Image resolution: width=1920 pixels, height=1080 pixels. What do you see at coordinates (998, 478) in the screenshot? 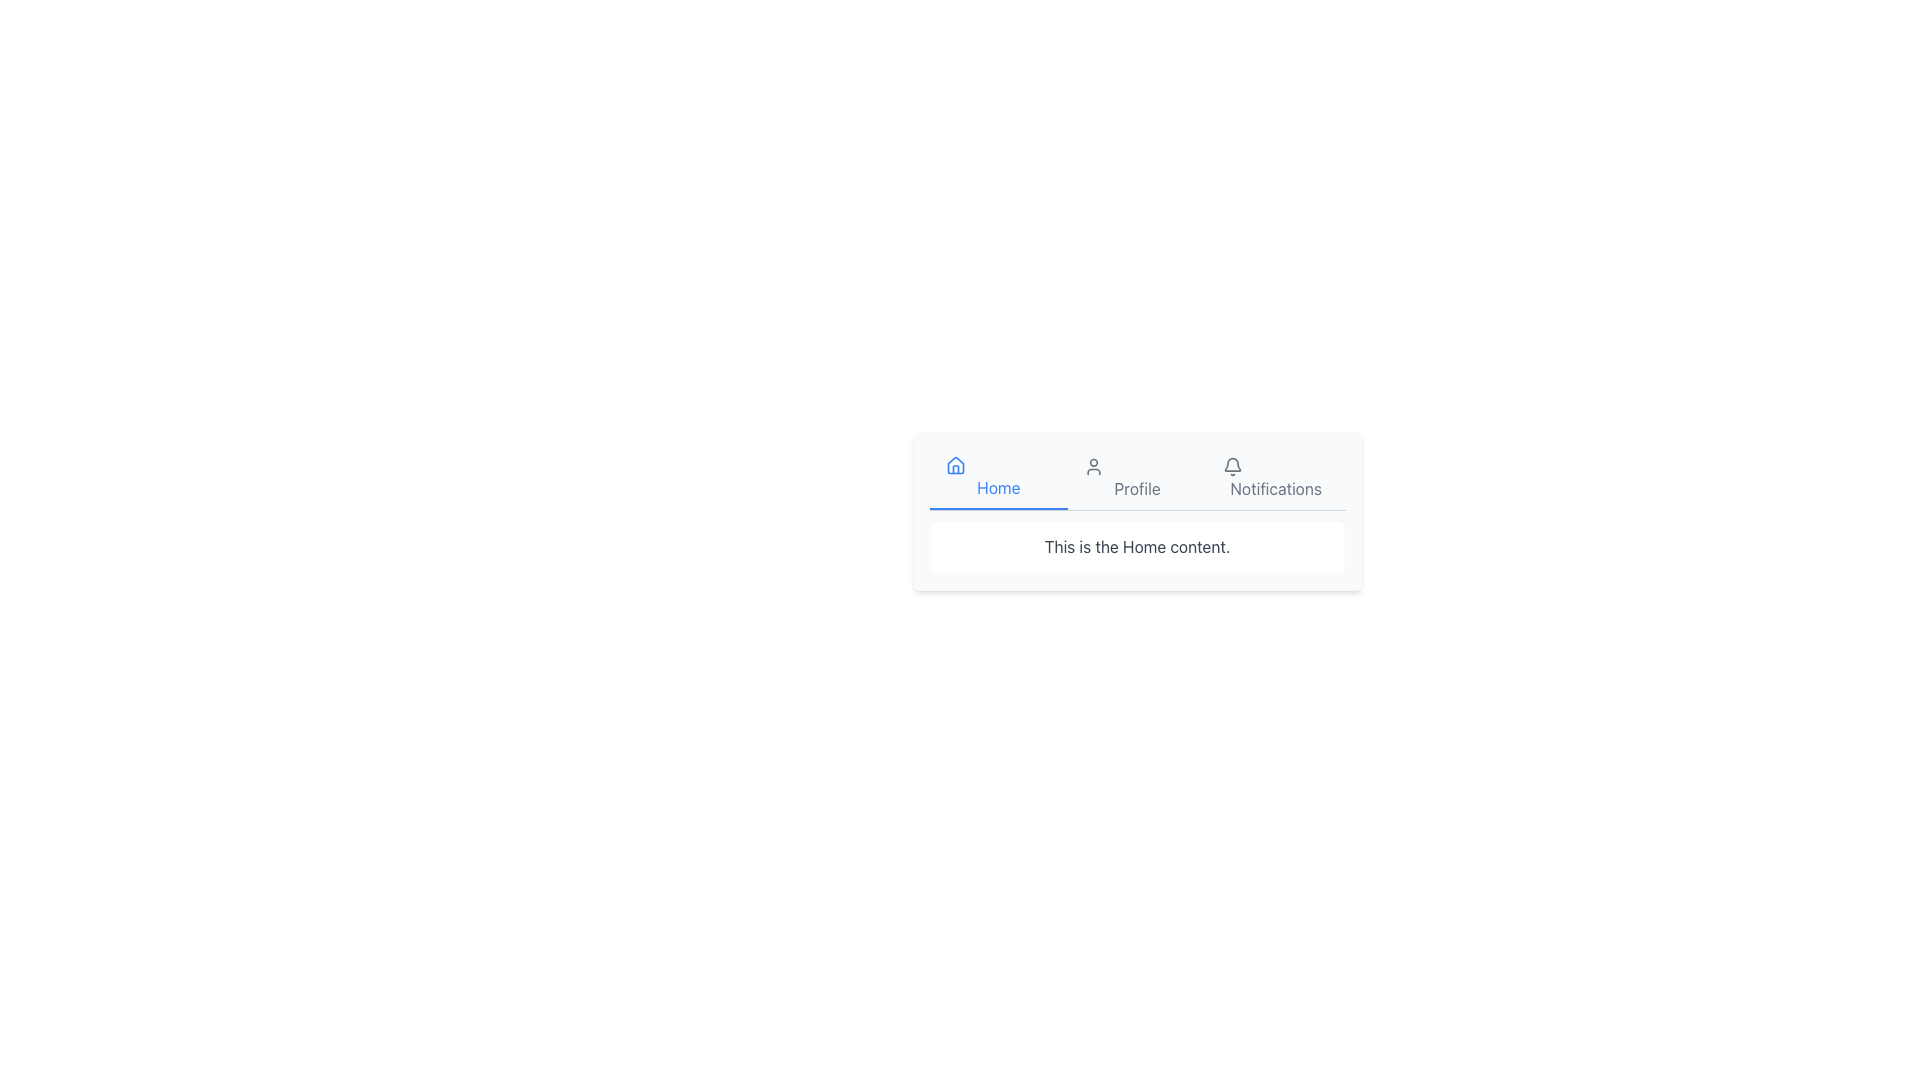
I see `the 'Home' button, which is the first button on the left in the navigation bar containing a home icon and labeled 'Home'` at bounding box center [998, 478].